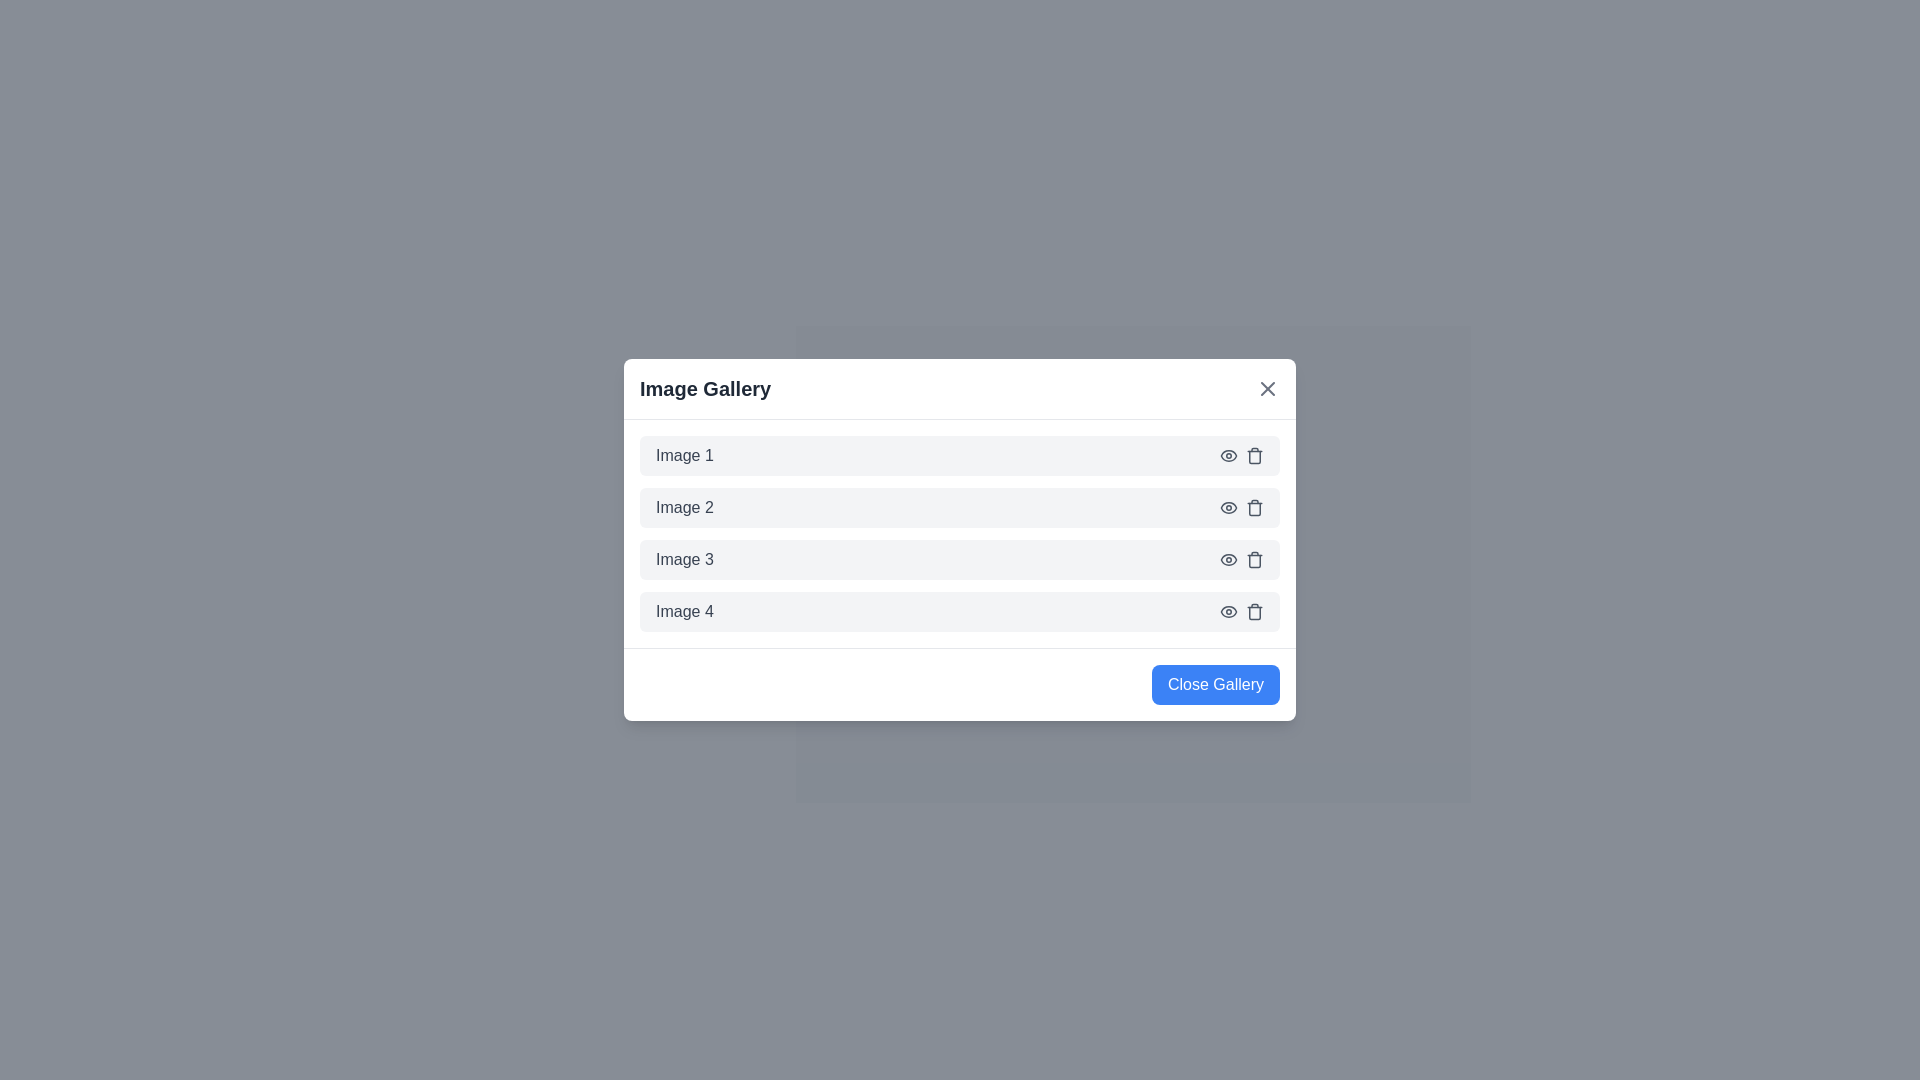 Image resolution: width=1920 pixels, height=1080 pixels. Describe the element at coordinates (1266, 389) in the screenshot. I see `the small gray button with an 'X' icon located at the top-right corner of the 'Image Gallery' header` at that location.